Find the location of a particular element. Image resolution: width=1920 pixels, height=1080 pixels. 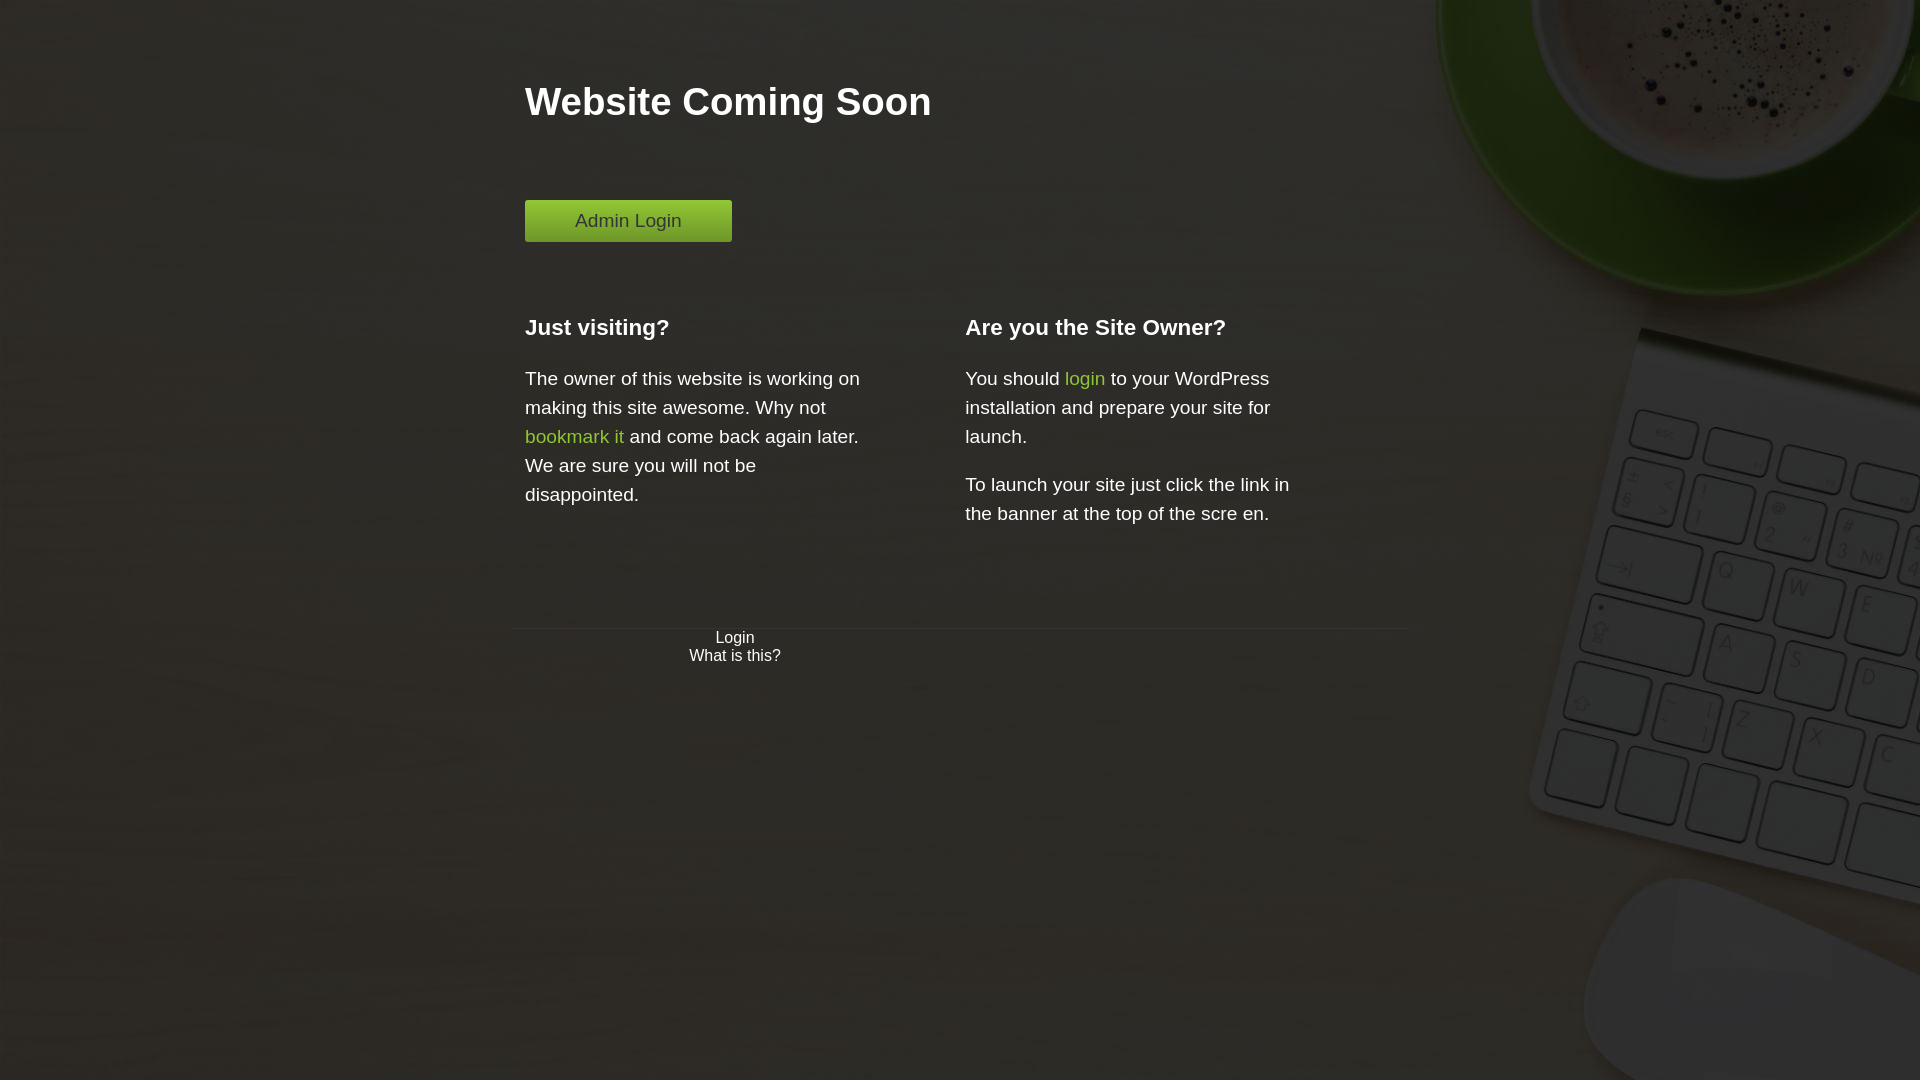

'Login' is located at coordinates (733, 637).